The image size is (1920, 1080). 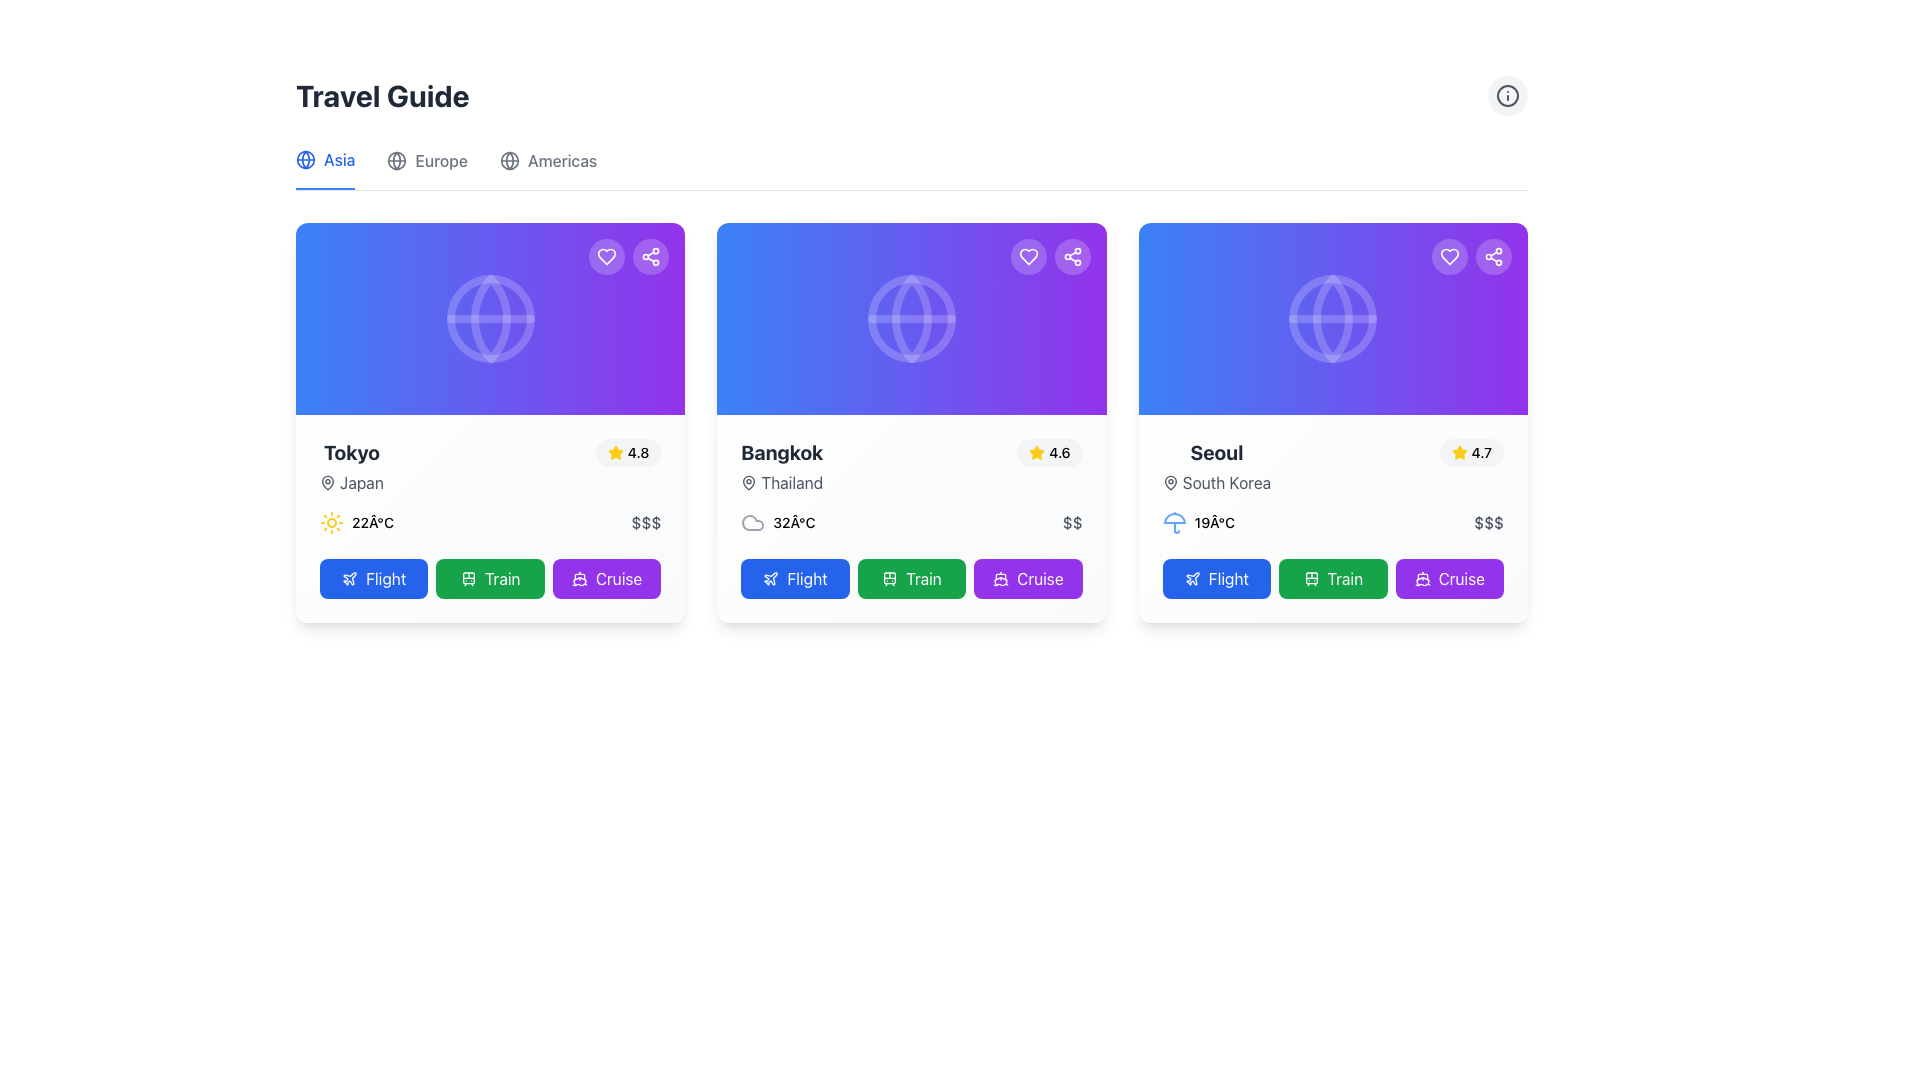 What do you see at coordinates (889, 578) in the screenshot?
I see `the train mode icon located to the left of the 'Train' button text in the second travel card titled 'Bangkok' for its symbolic value` at bounding box center [889, 578].